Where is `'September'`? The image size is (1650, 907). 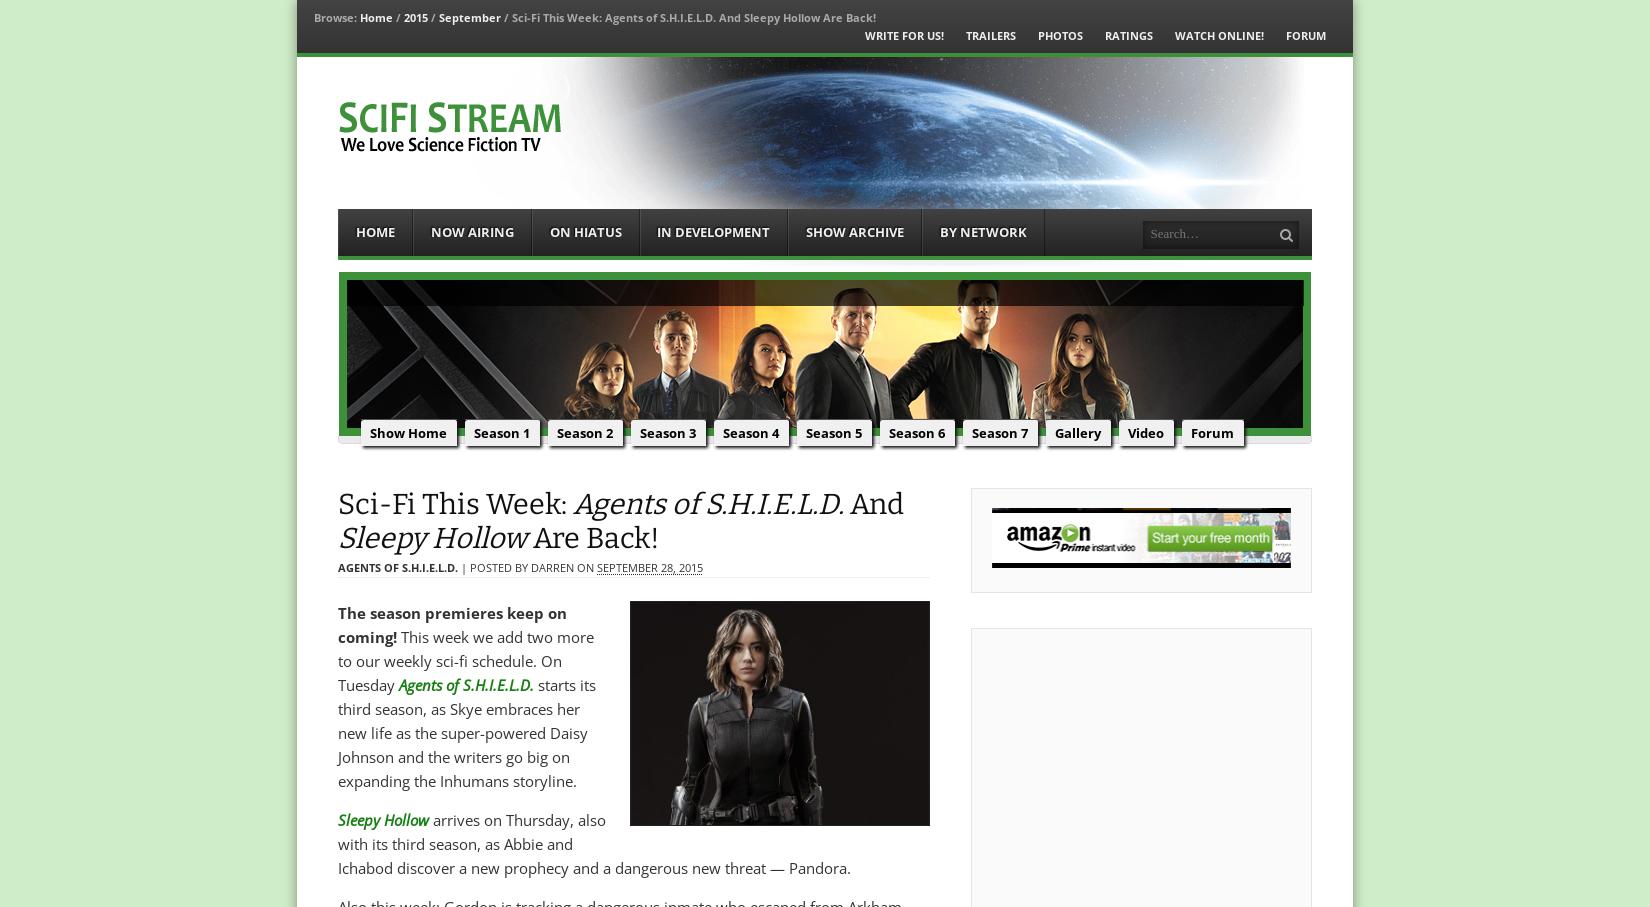
'September' is located at coordinates (467, 16).